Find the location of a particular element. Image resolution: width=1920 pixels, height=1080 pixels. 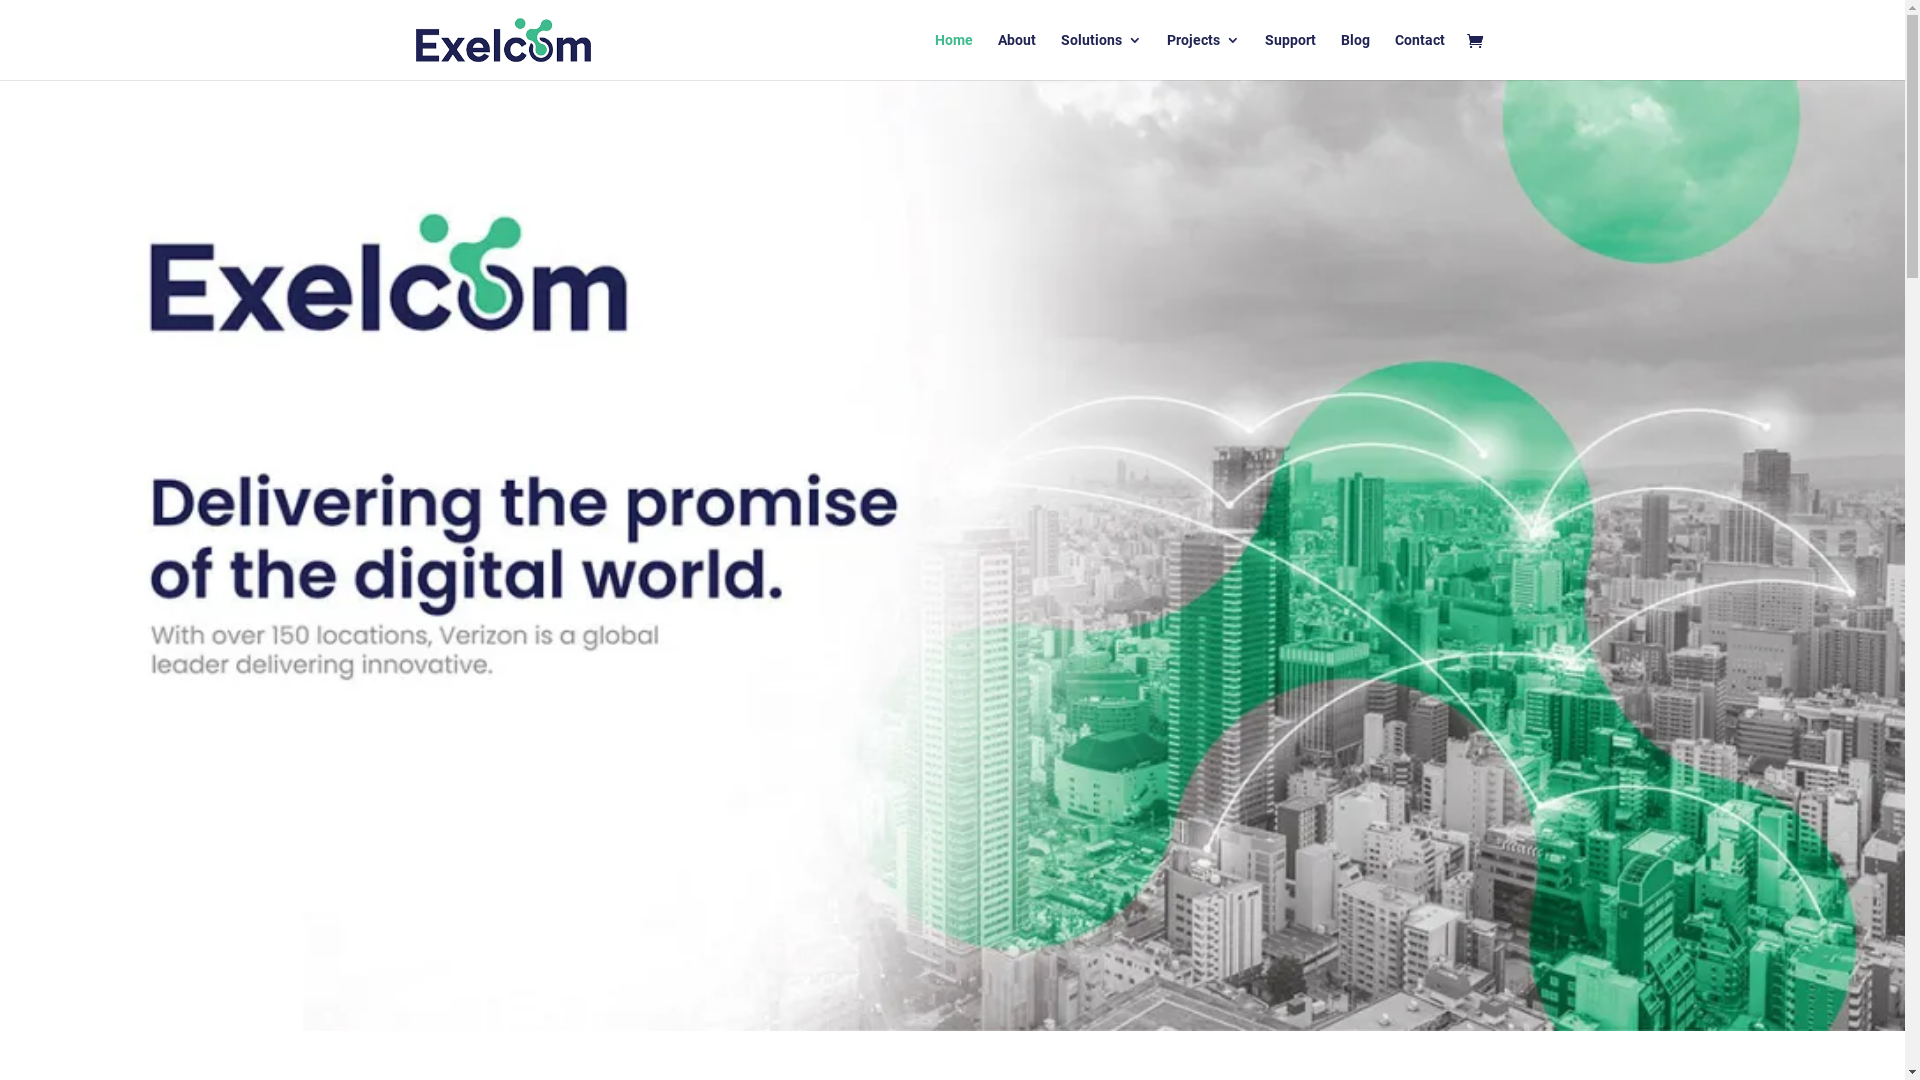

'Support' is located at coordinates (1289, 55).